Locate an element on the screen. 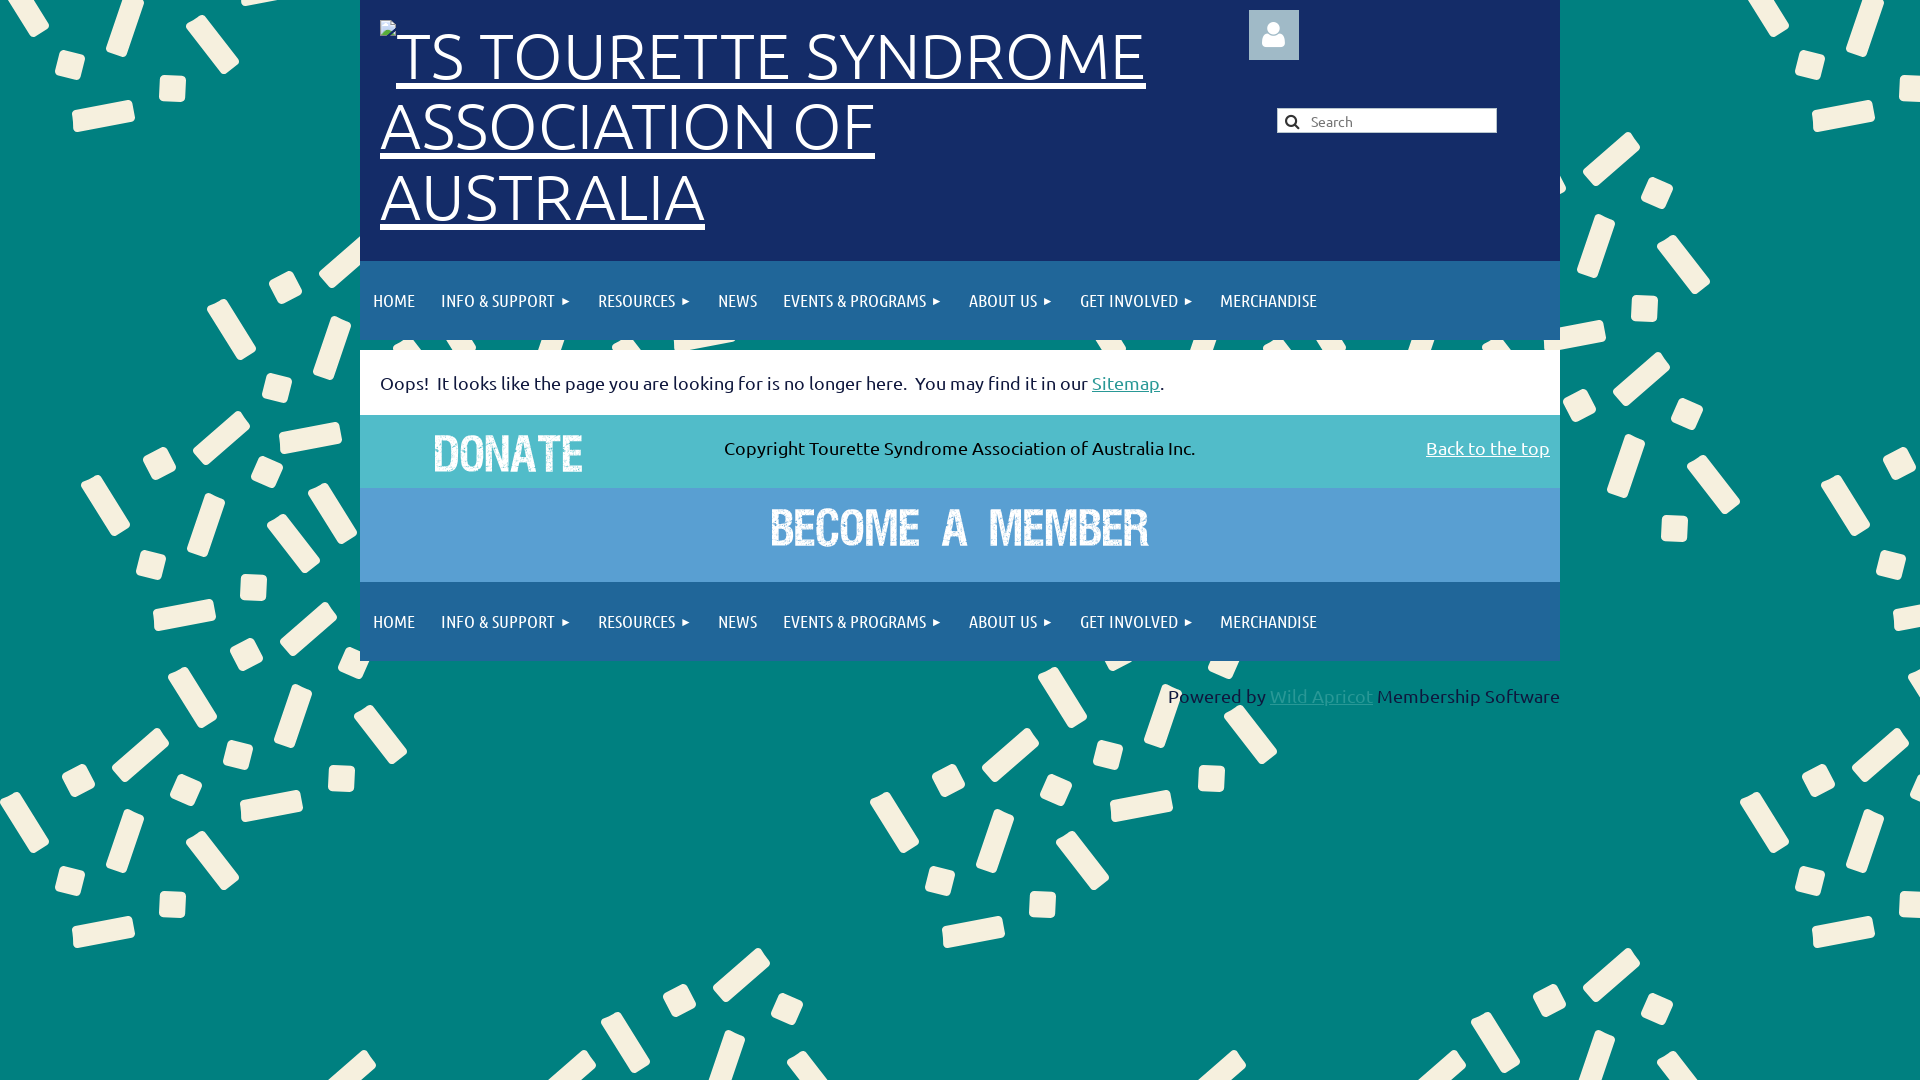 This screenshot has height=1080, width=1920. 'Back to the top' is located at coordinates (1424, 446).